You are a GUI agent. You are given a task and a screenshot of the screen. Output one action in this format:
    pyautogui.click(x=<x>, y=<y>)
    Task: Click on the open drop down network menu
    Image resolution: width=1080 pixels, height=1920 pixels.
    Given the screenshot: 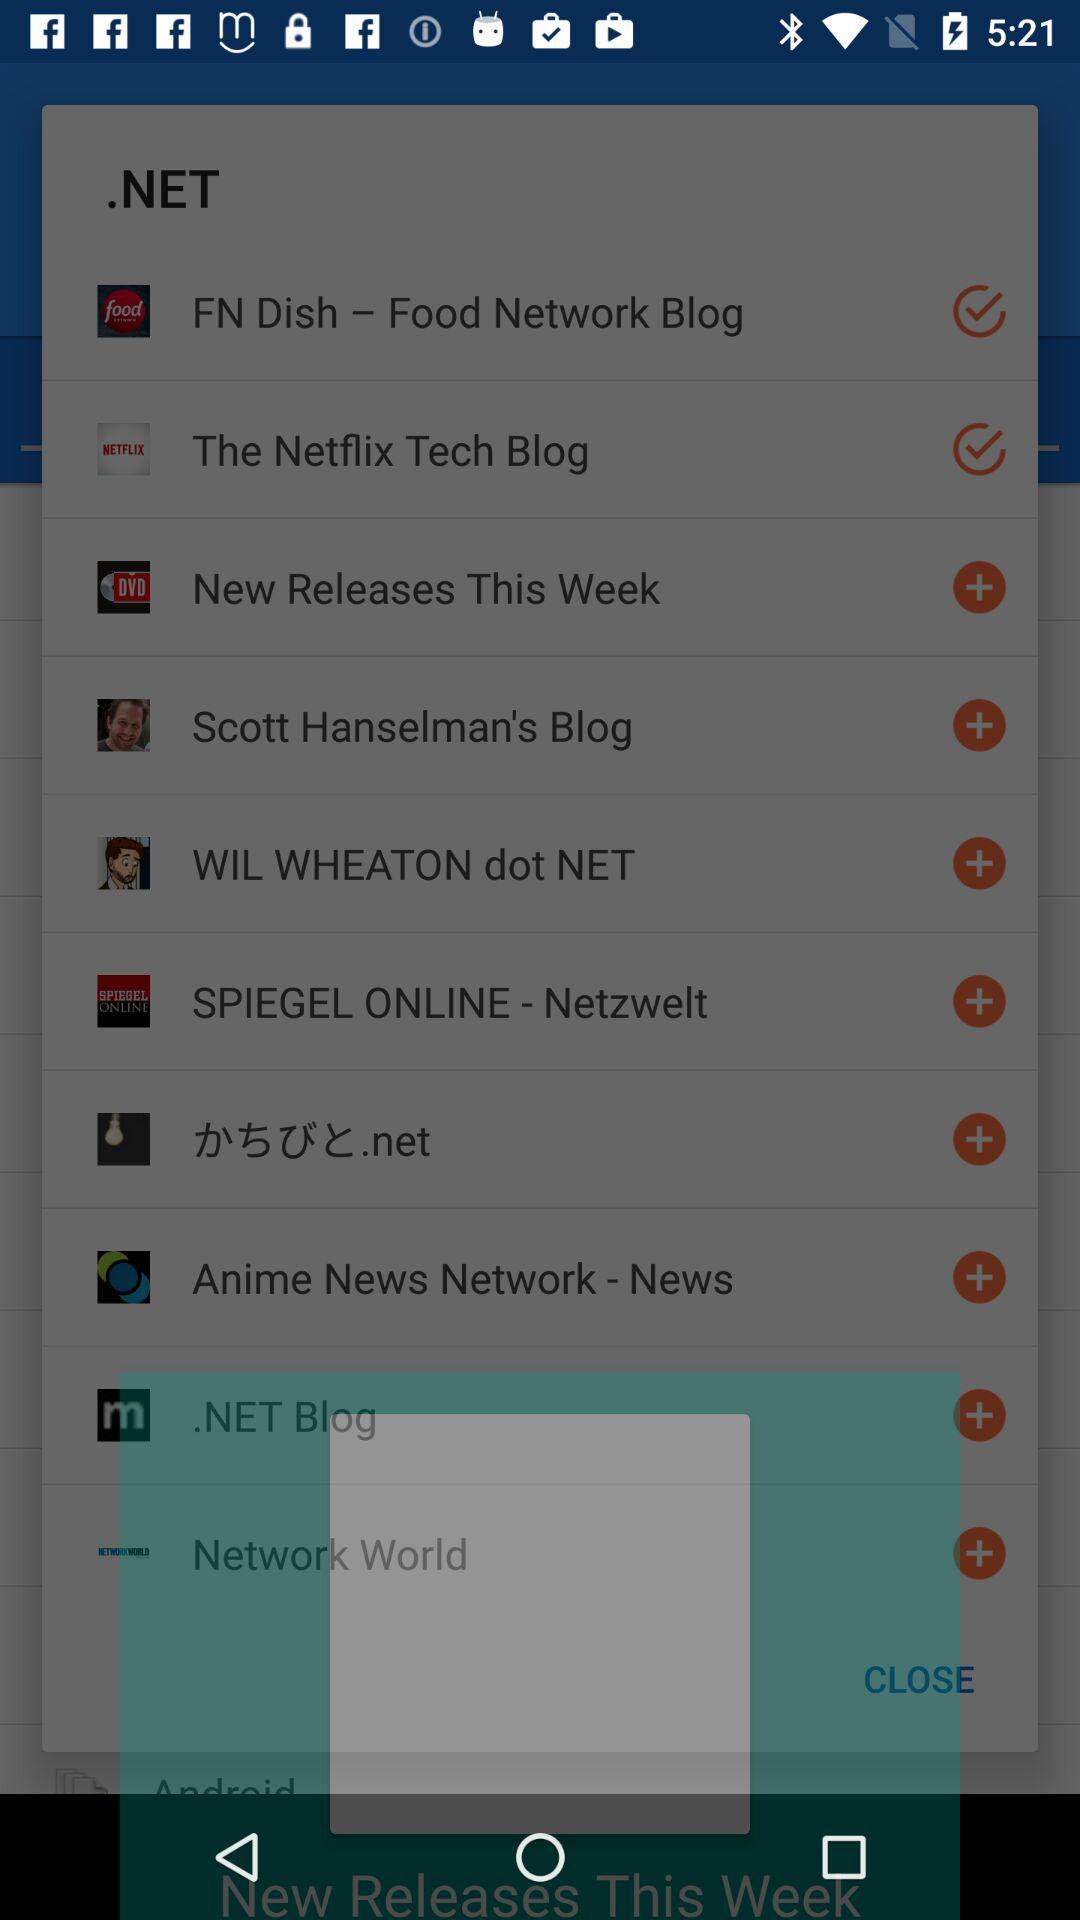 What is the action you would take?
    pyautogui.click(x=978, y=1551)
    